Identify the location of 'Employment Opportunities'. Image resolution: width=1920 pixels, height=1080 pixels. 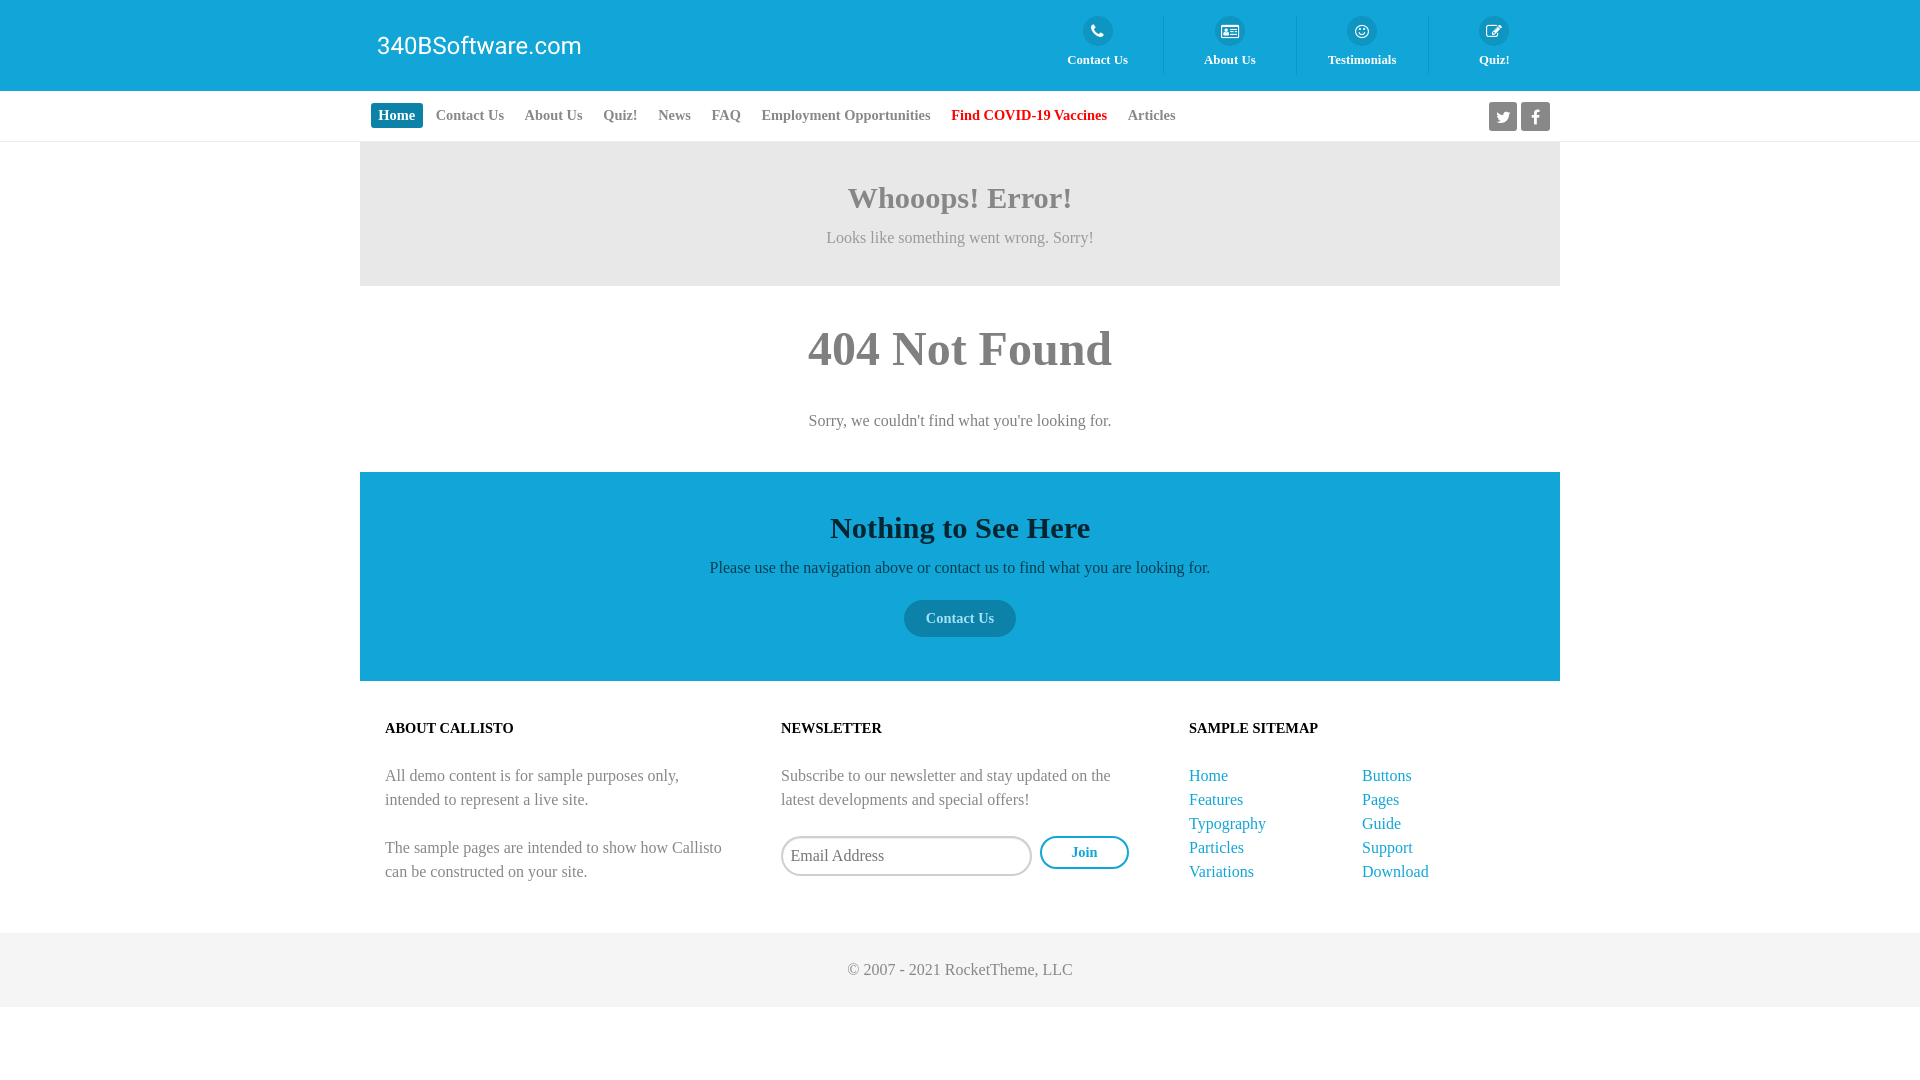
(845, 115).